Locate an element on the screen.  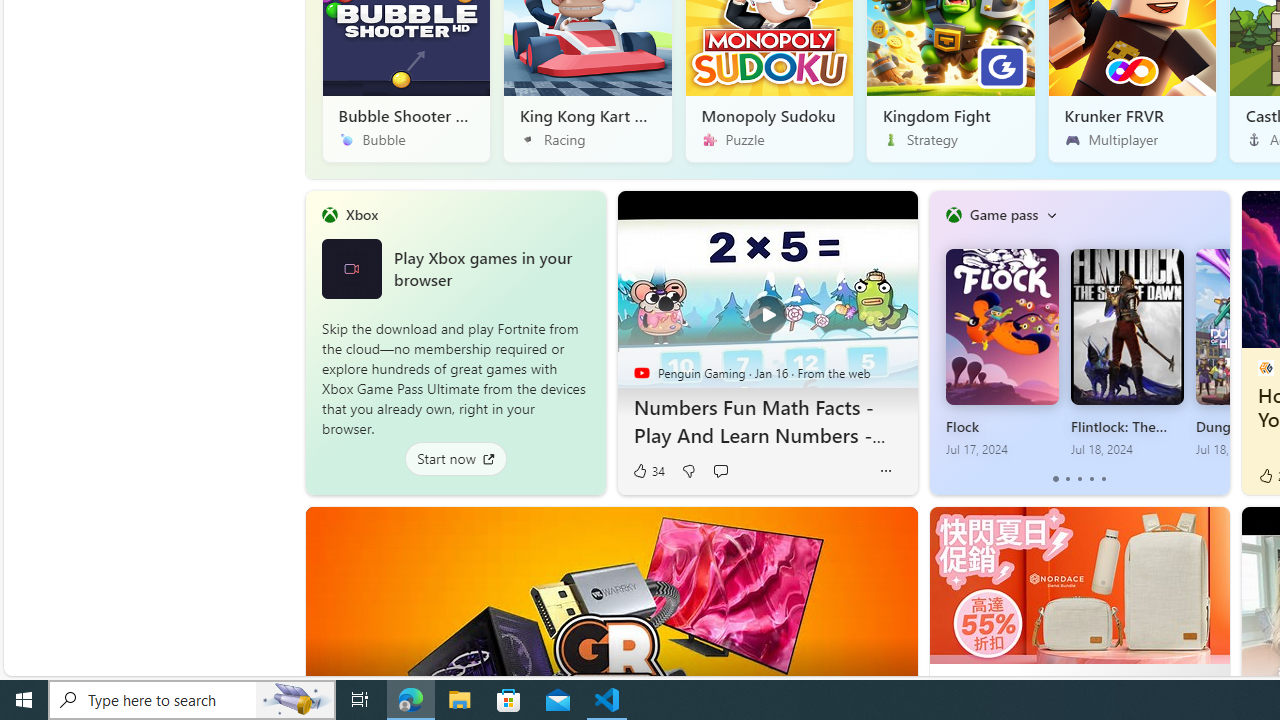
'tab-2' is located at coordinates (1078, 479).